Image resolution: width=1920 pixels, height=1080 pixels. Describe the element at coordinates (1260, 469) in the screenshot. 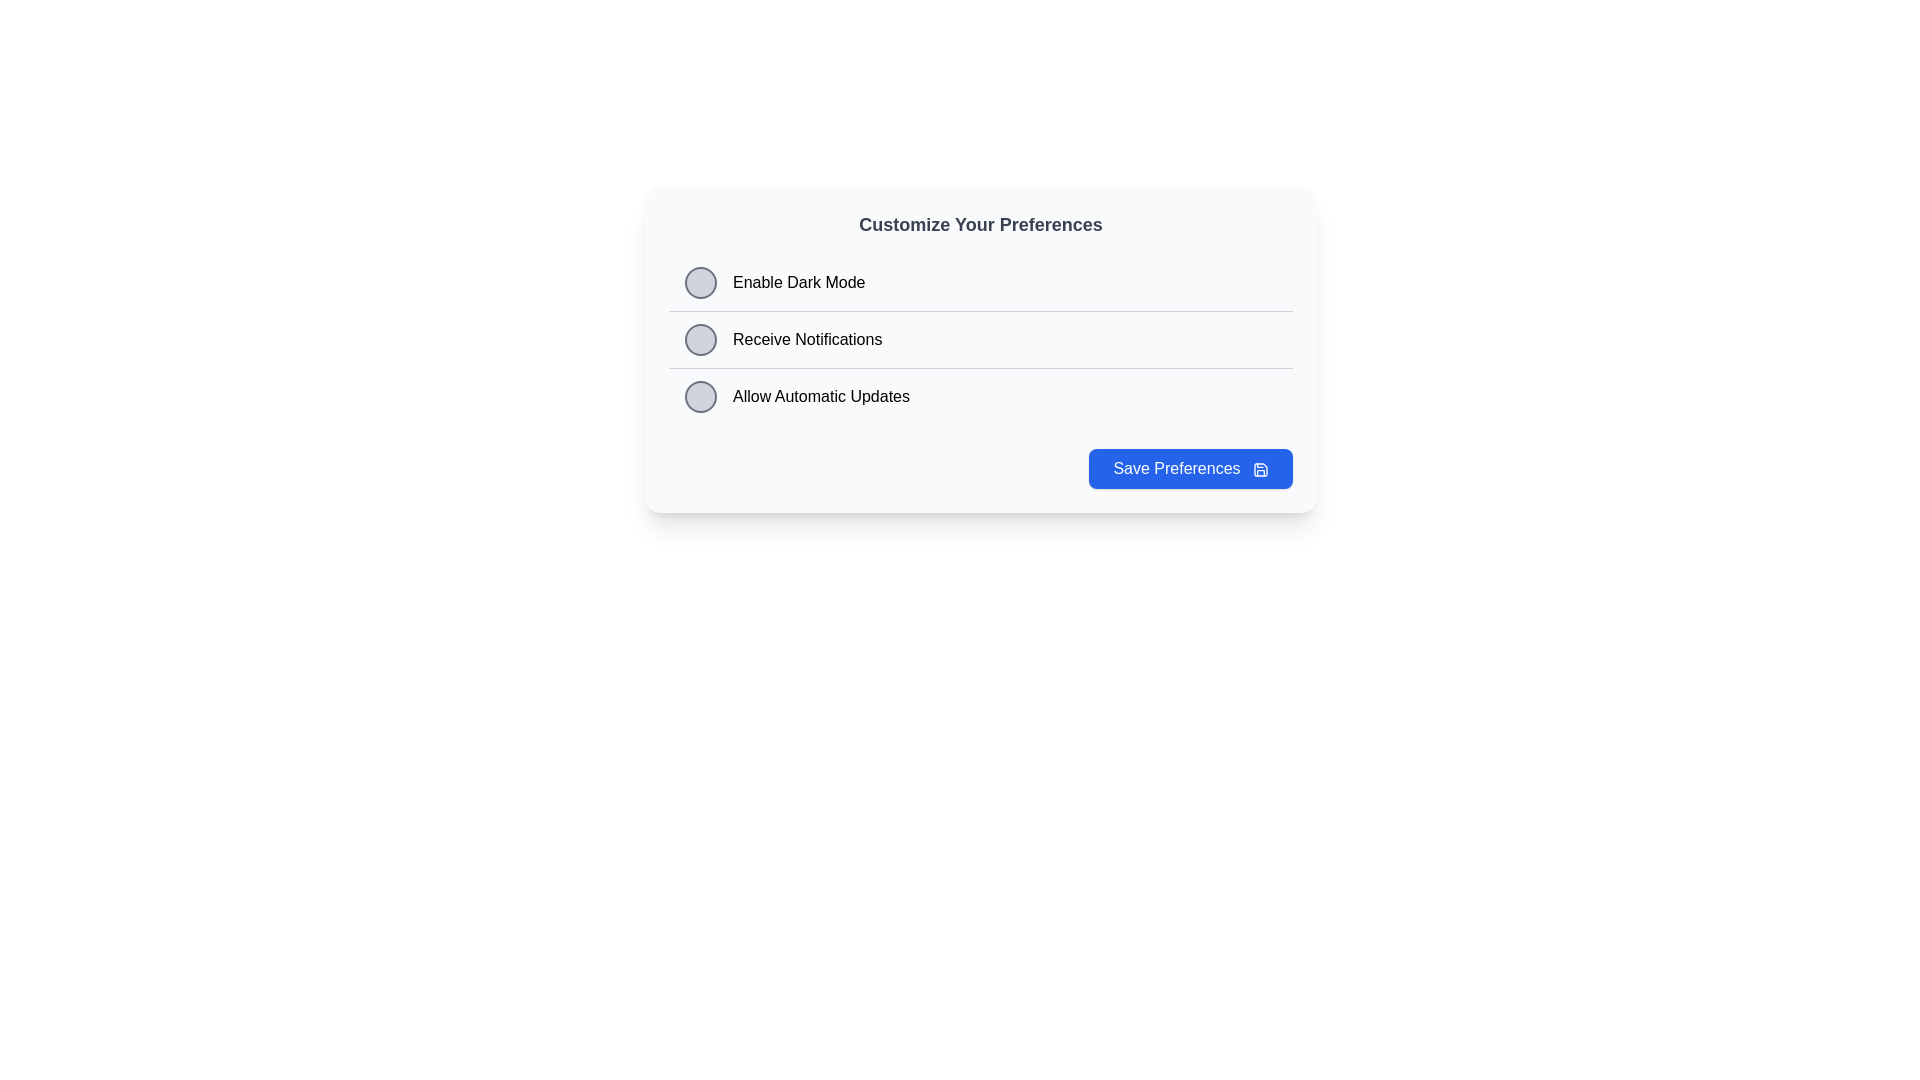

I see `the 'Save Preferences' button that contains a floppy disk icon on its right side` at that location.